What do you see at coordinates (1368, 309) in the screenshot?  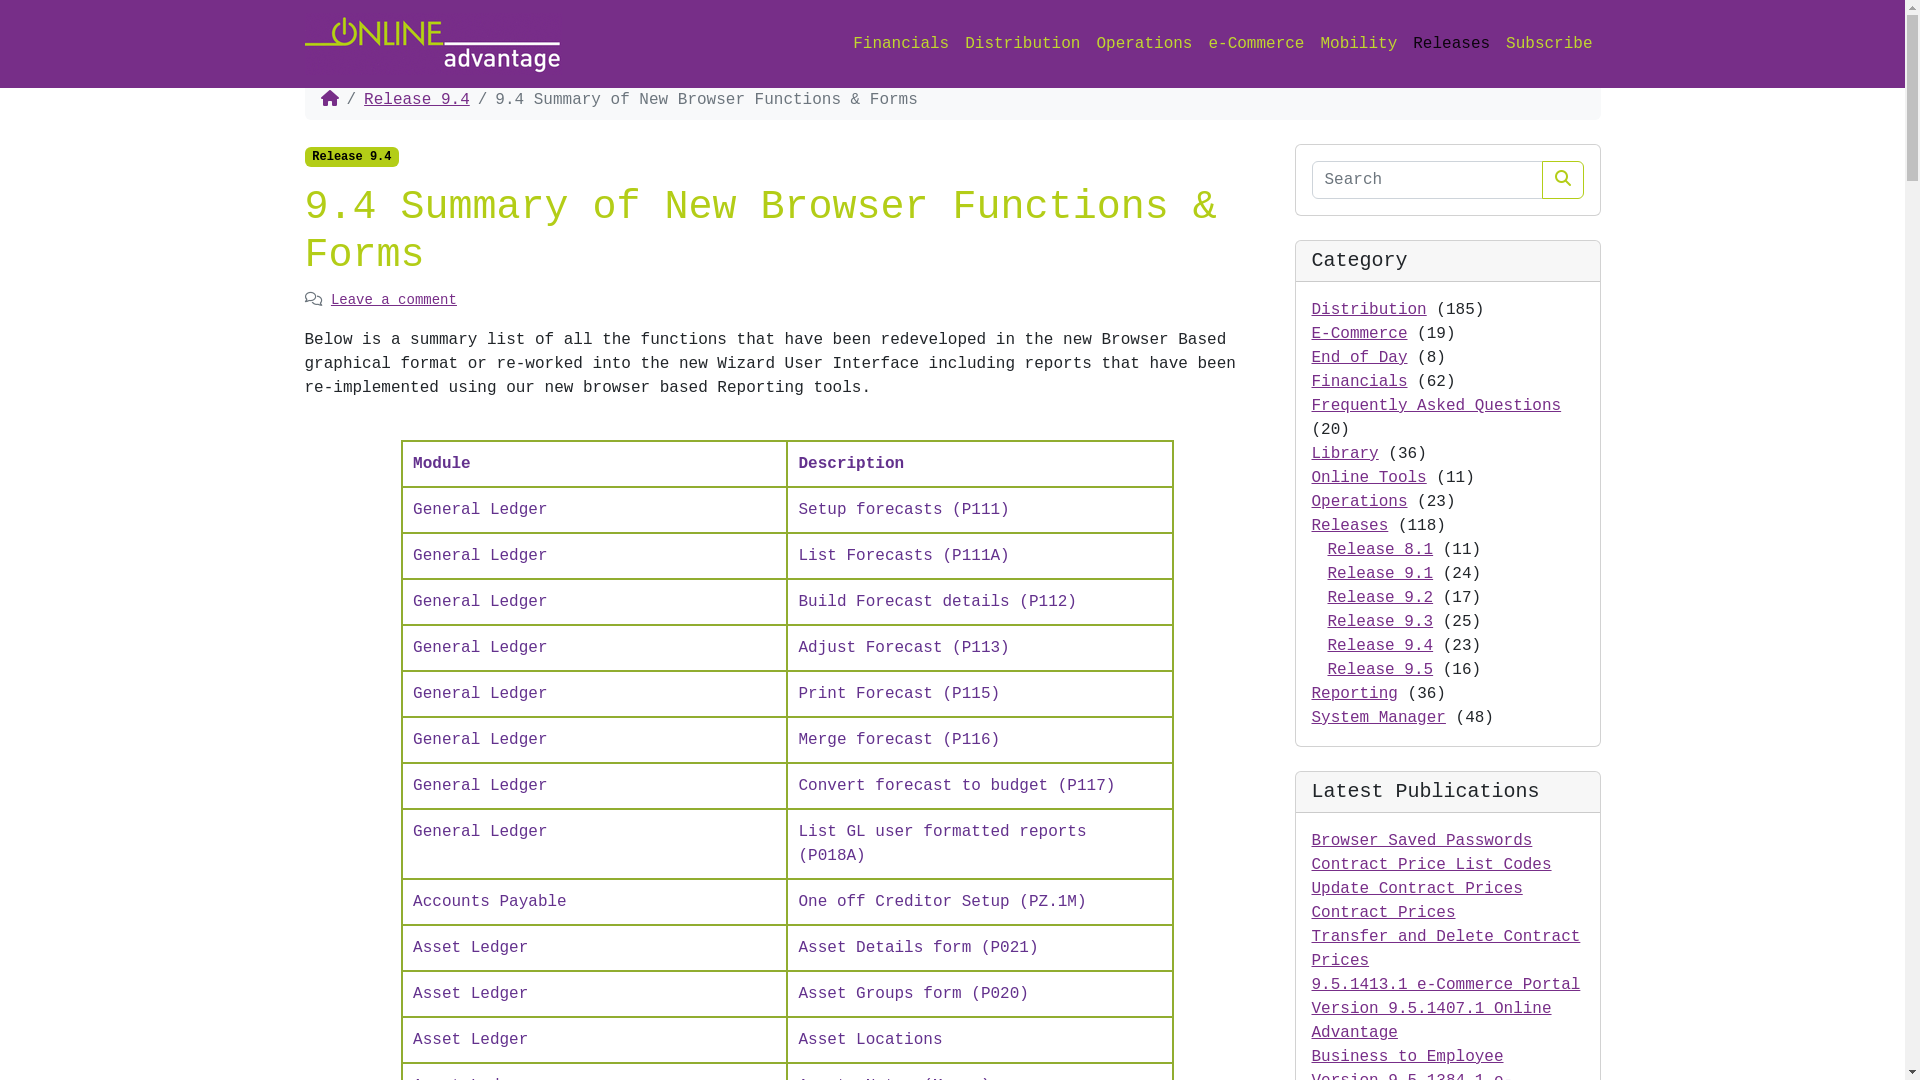 I see `'Distribution'` at bounding box center [1368, 309].